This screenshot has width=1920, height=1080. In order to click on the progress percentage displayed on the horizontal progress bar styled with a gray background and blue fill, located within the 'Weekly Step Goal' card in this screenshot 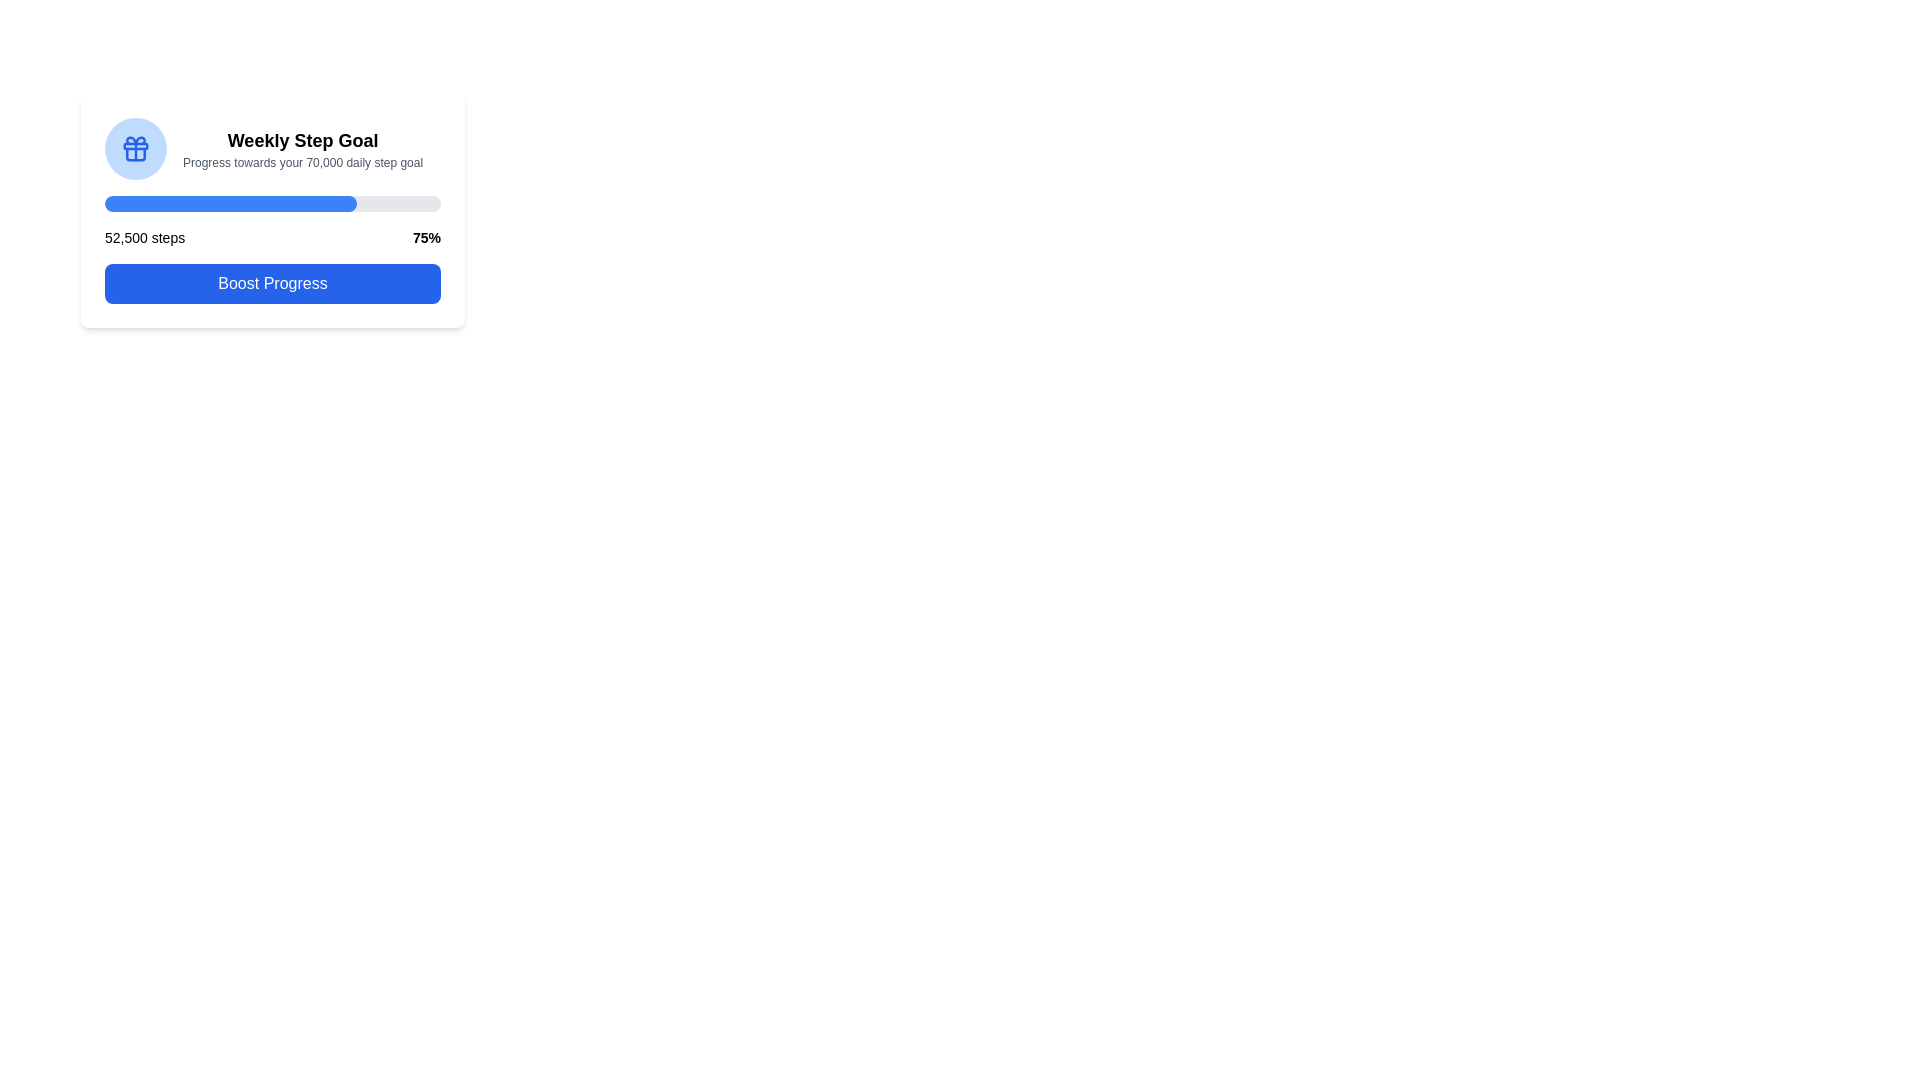, I will do `click(272, 204)`.